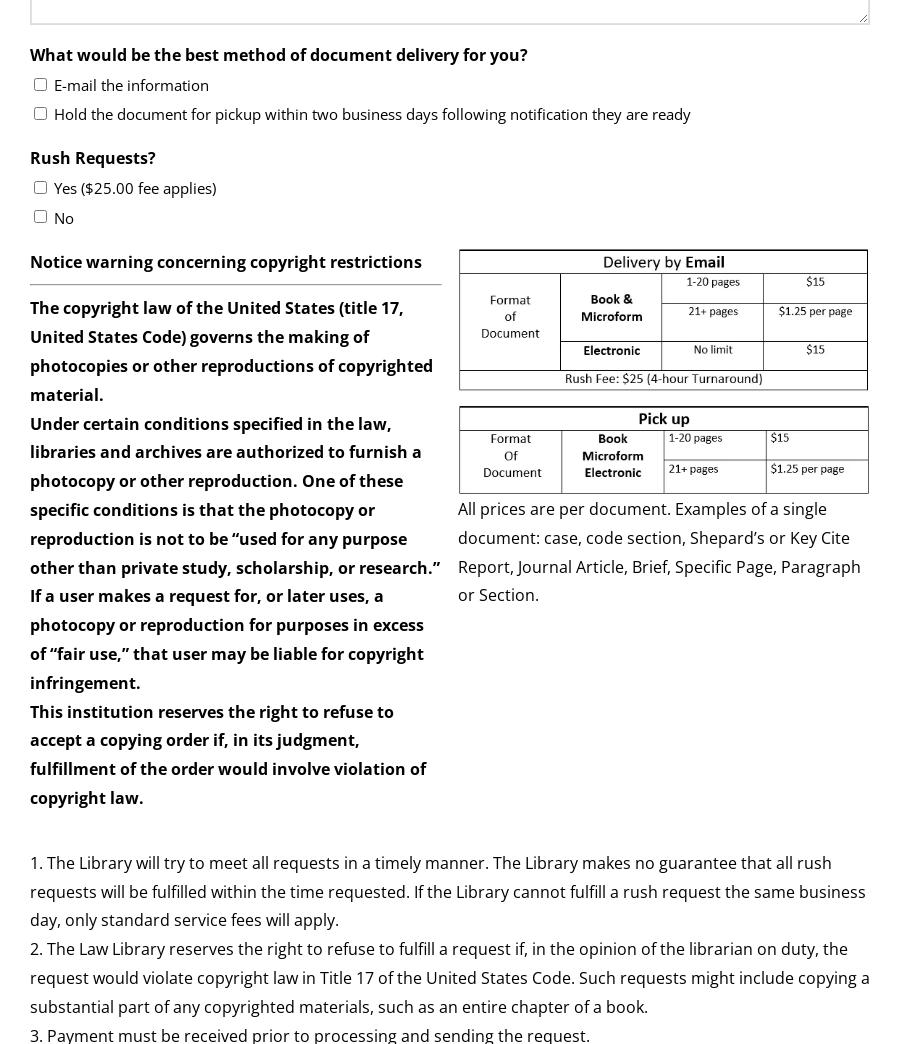  I want to click on '2. The Law Library reserves the right to refuse to fulfill a request if, in the opinion of the librarian on duty, the request would violate copyright law in Title 17 of the United States Code. Such requests might include copying a substantial part of any copyrighted materials, such as an entire chapter of a book.', so click(450, 976).